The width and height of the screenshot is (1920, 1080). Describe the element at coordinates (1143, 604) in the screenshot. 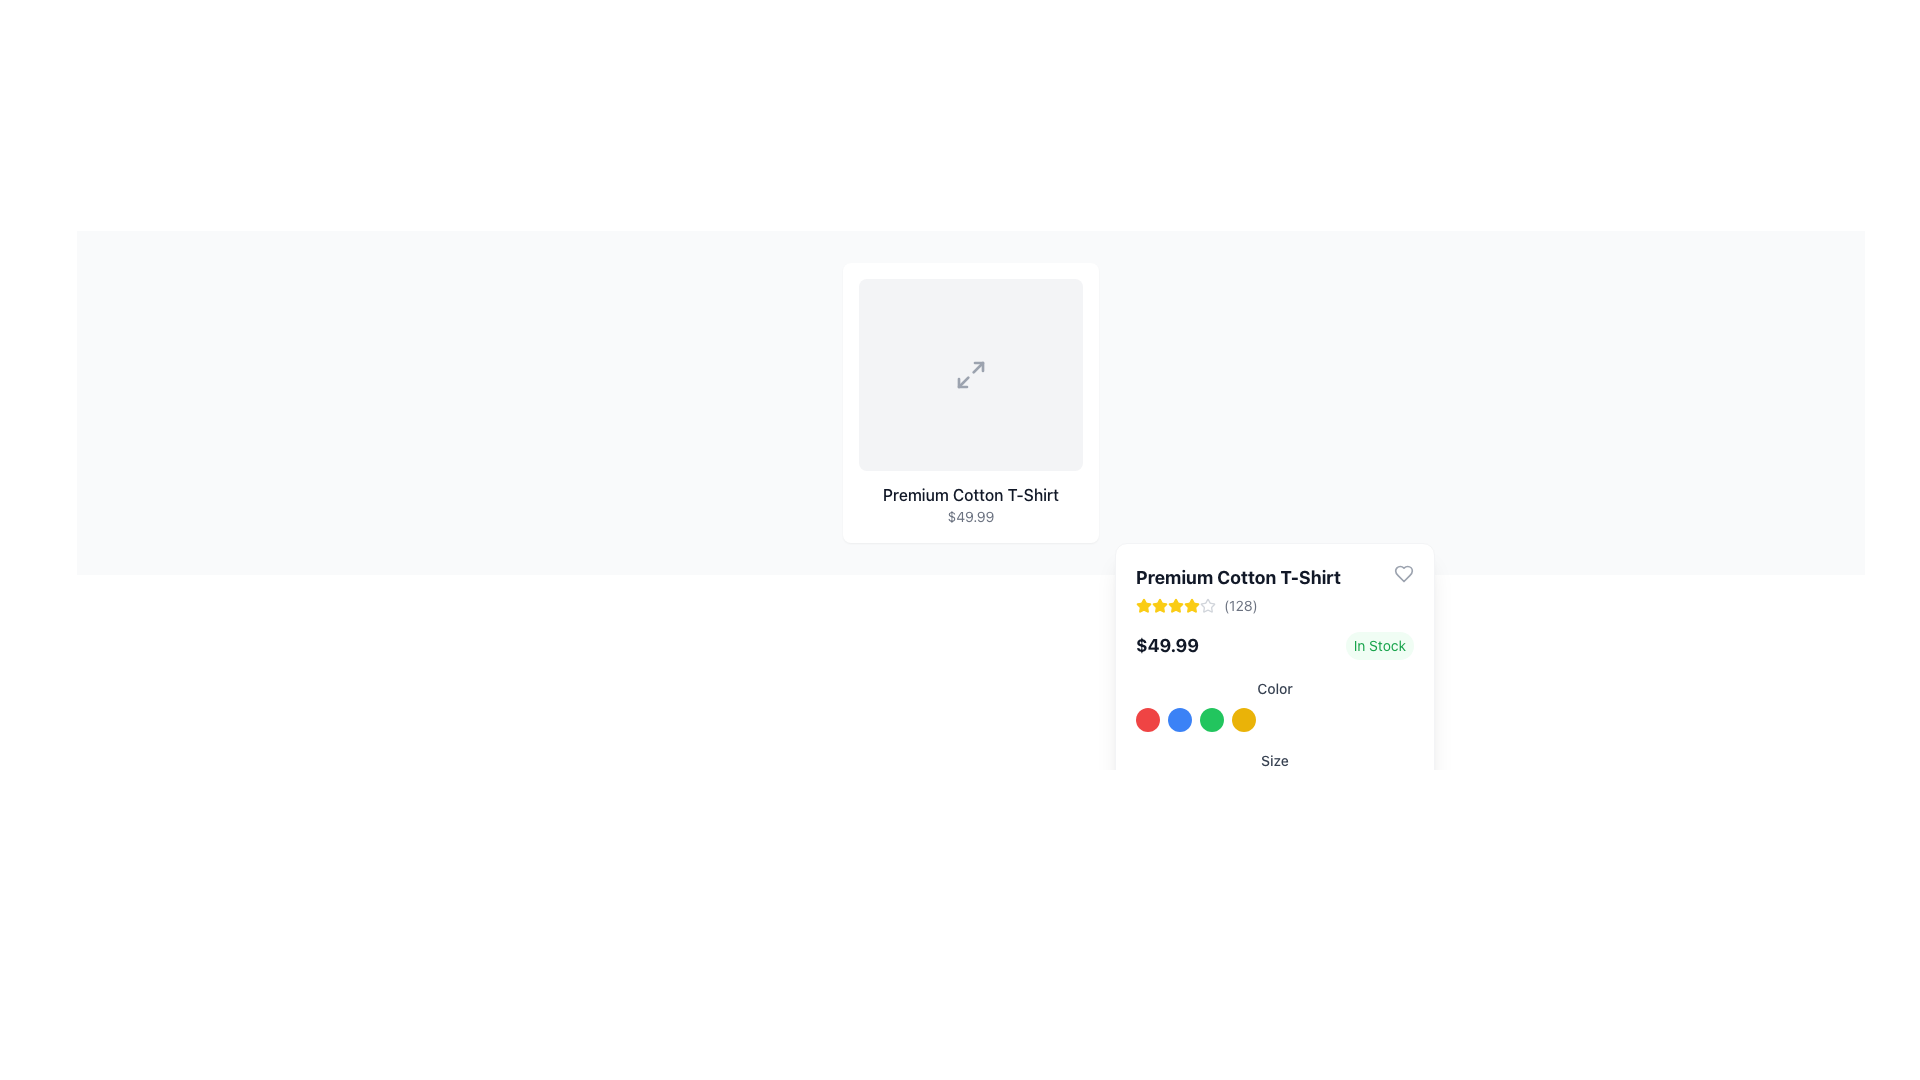

I see `the yellow star icon representing user ratings located in the top-right corner of the product details section` at that location.